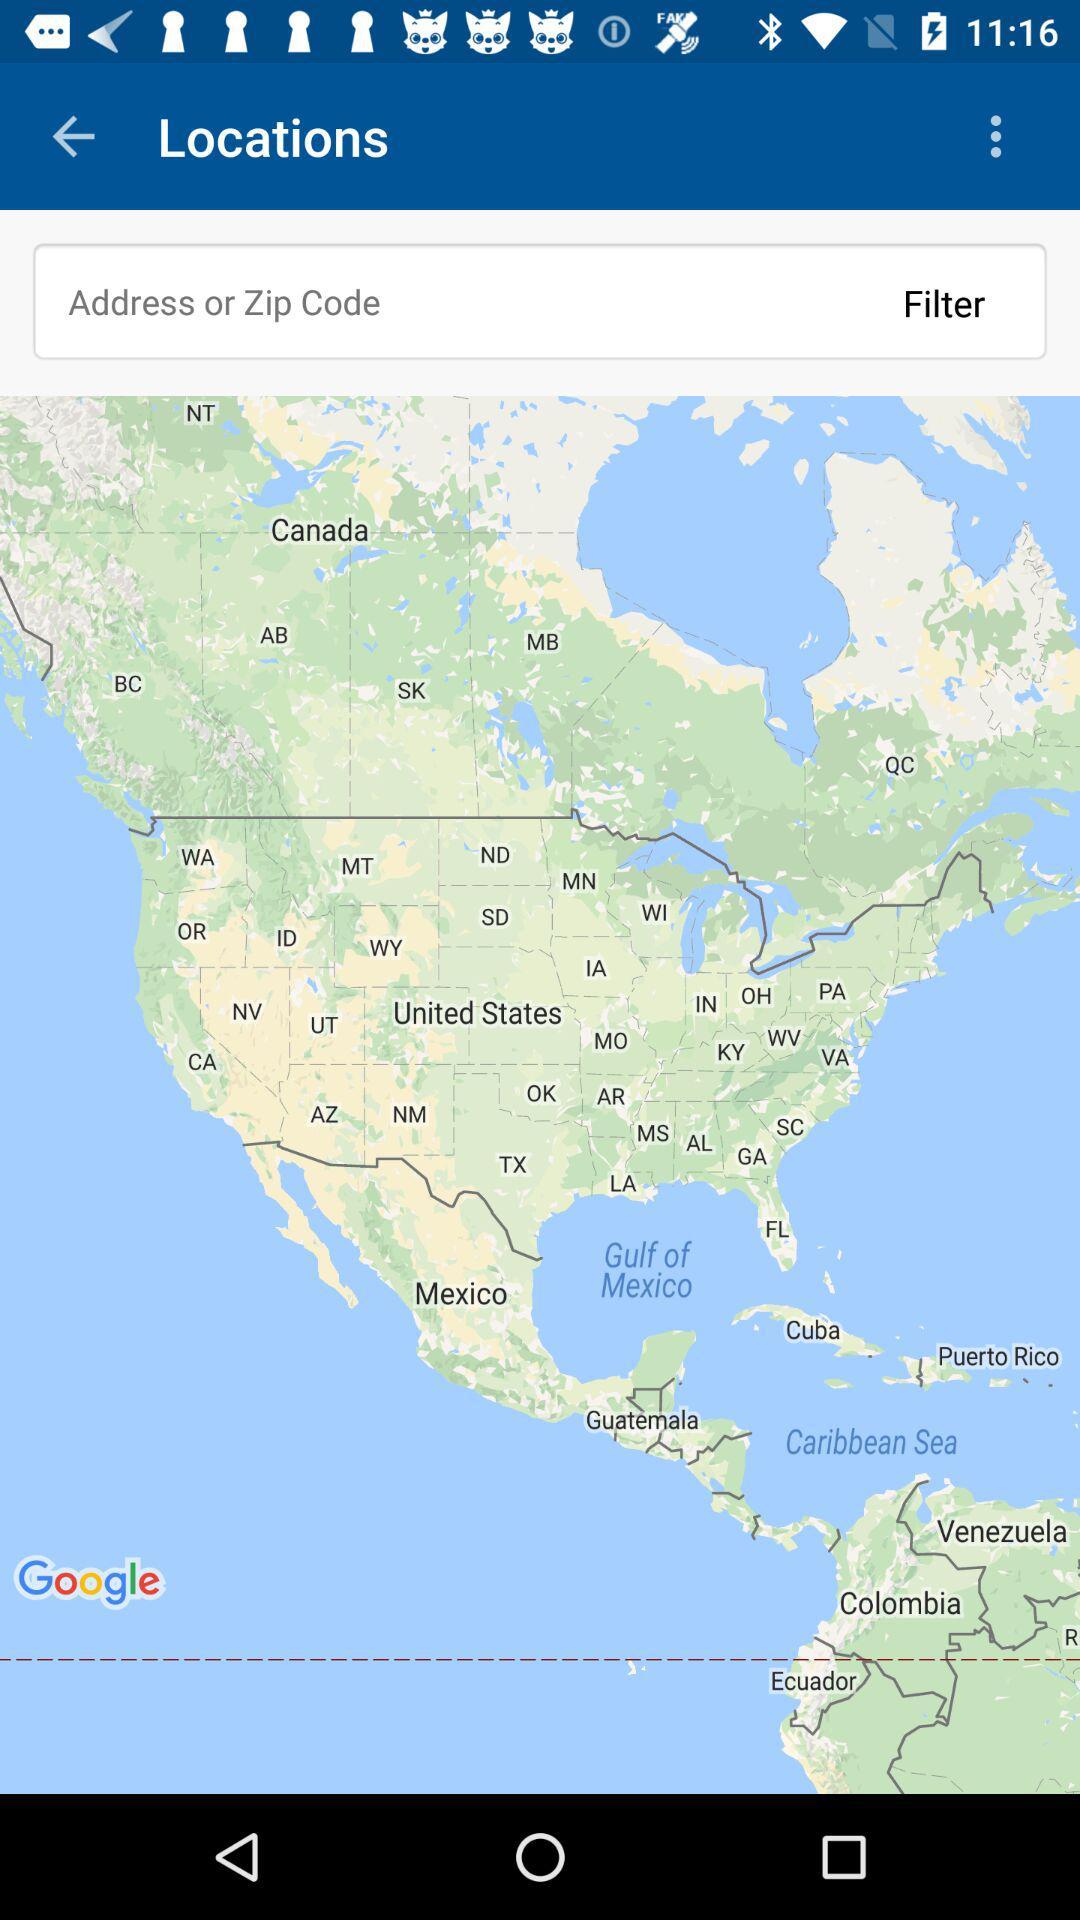 The width and height of the screenshot is (1080, 1920). I want to click on icon next to the locations app, so click(1001, 135).